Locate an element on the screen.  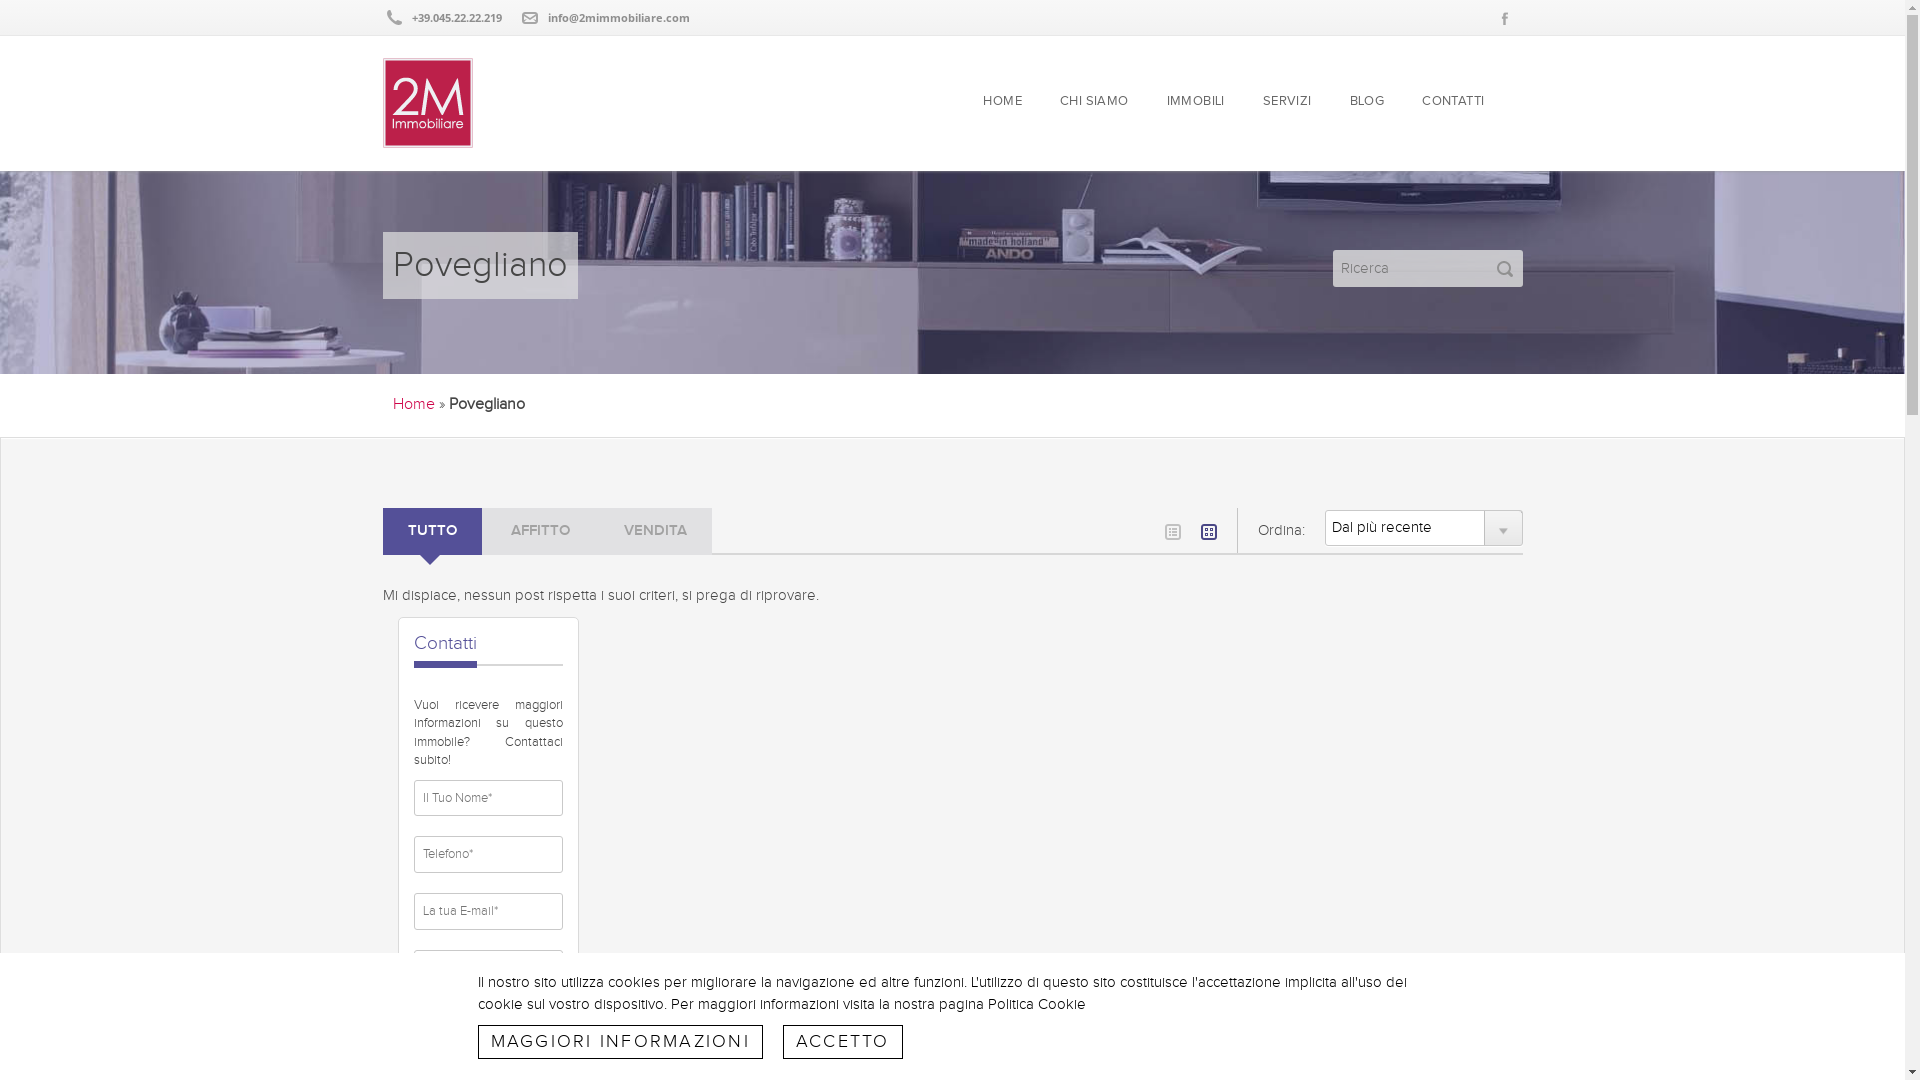
'MAGGIORI INFORMAZIONI' is located at coordinates (619, 1040).